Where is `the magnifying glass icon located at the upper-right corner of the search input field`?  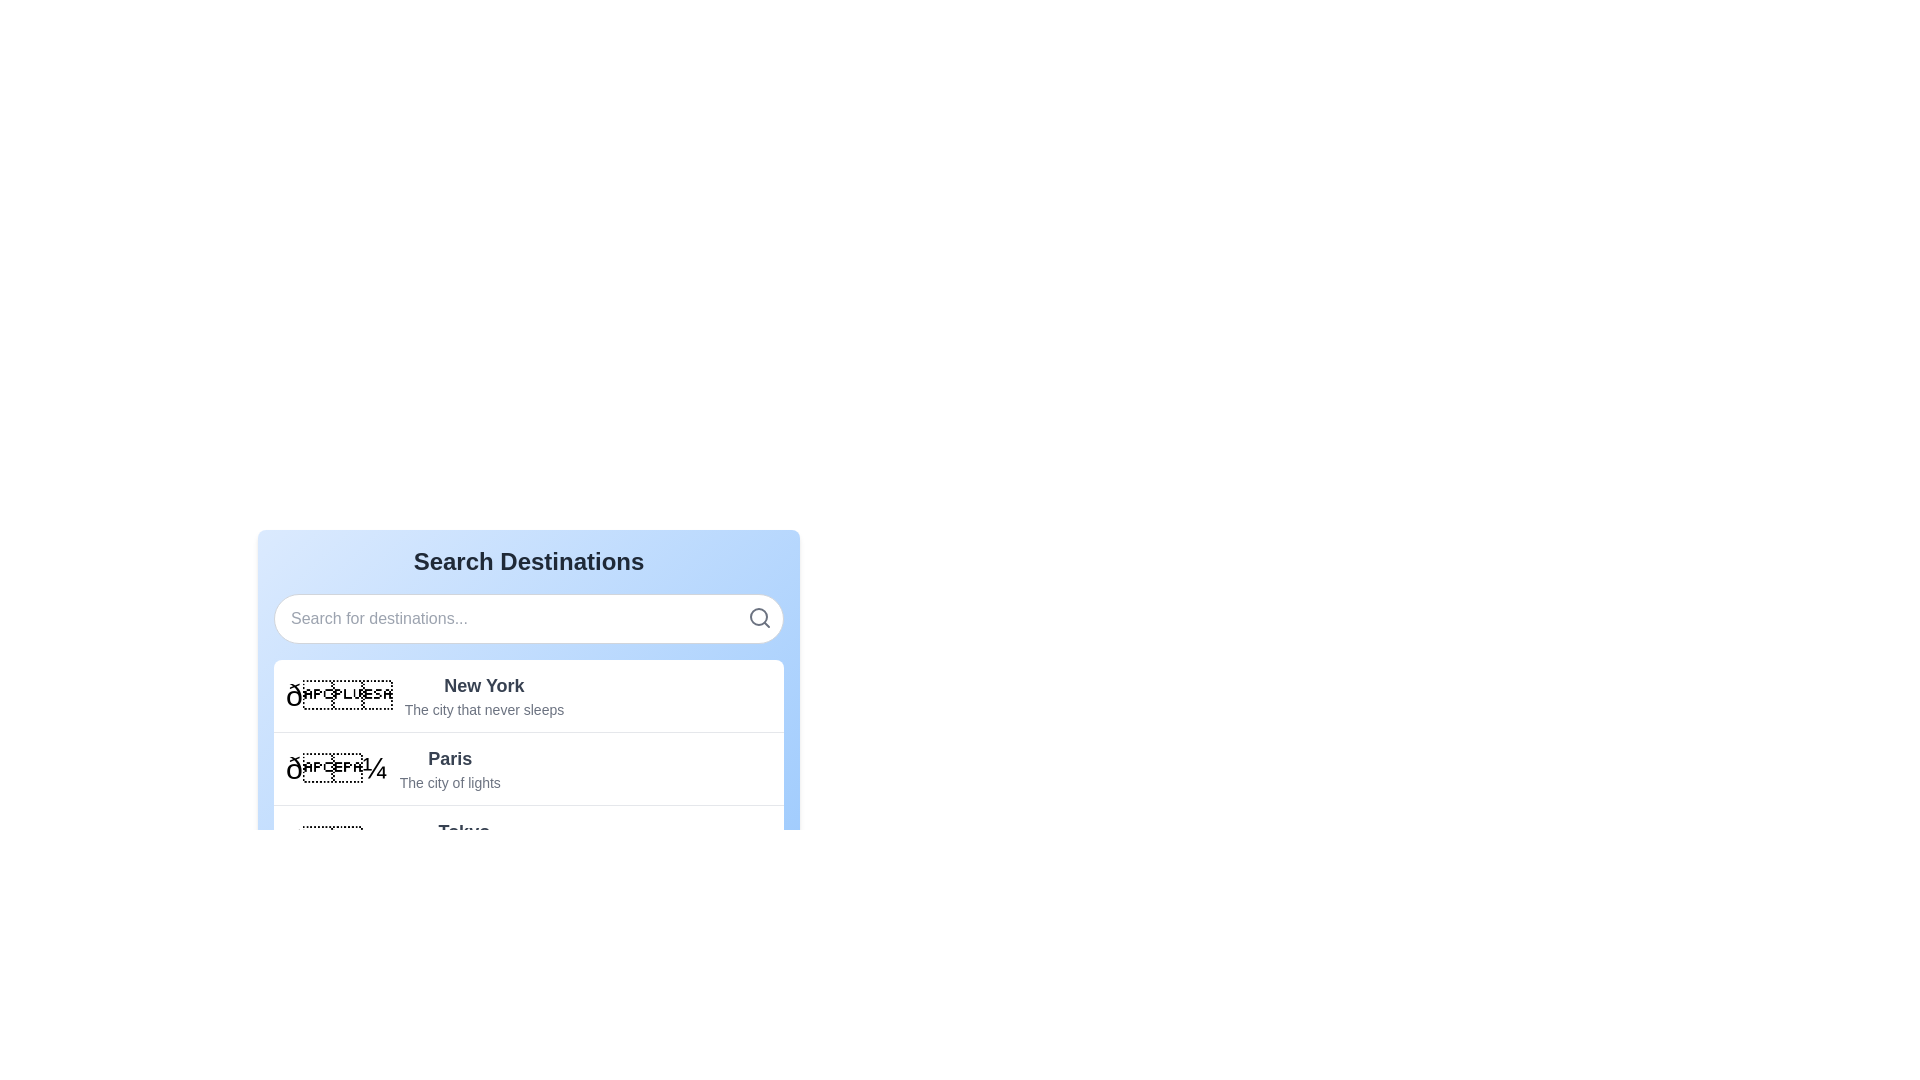
the magnifying glass icon located at the upper-right corner of the search input field is located at coordinates (758, 616).